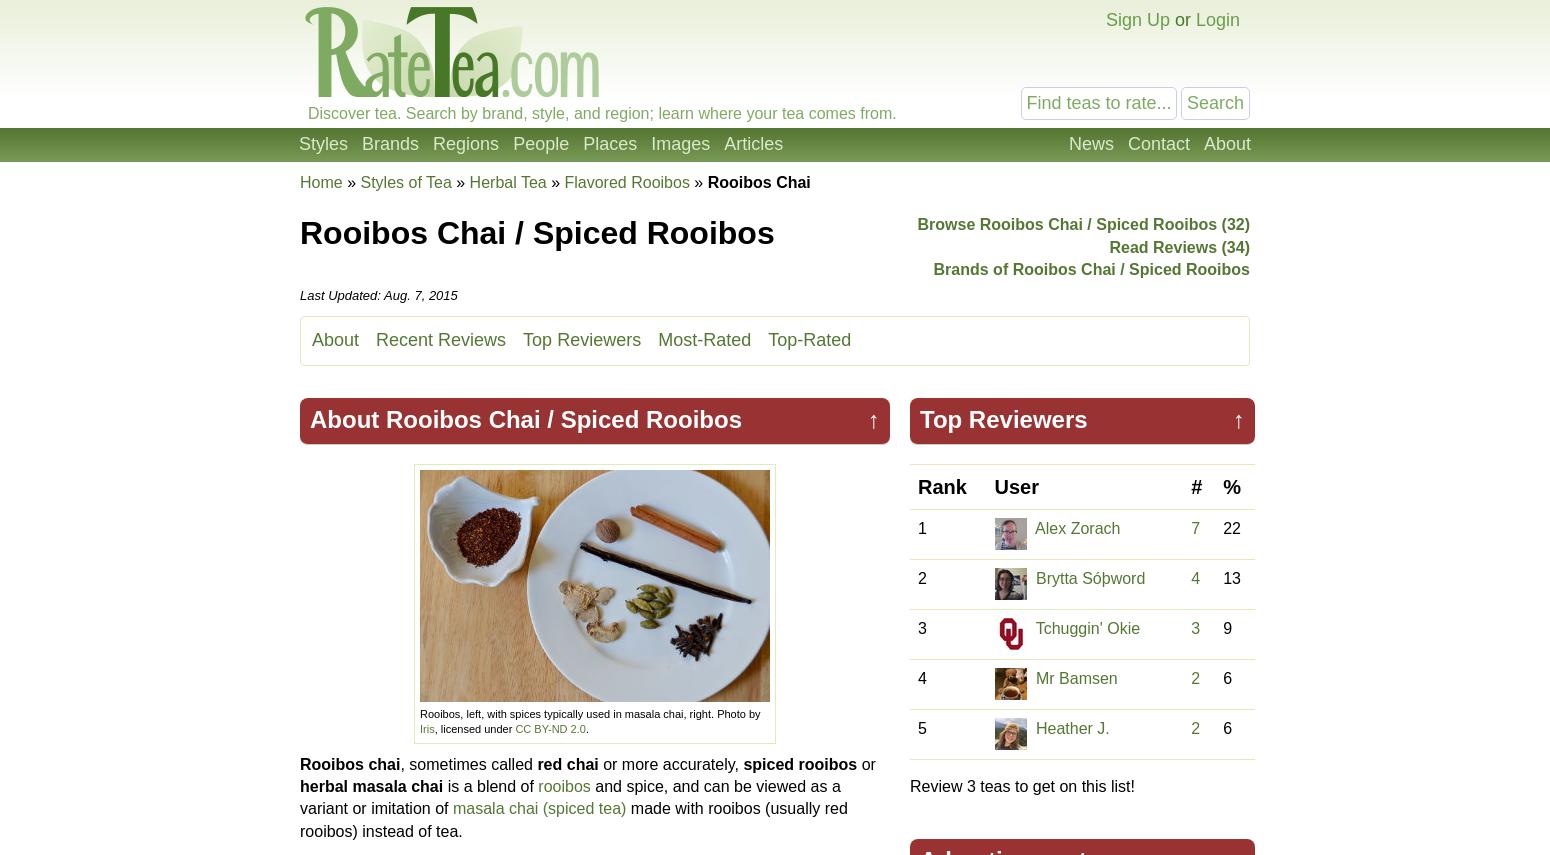  Describe the element at coordinates (1179, 245) in the screenshot. I see `'Read Reviews (34)'` at that location.